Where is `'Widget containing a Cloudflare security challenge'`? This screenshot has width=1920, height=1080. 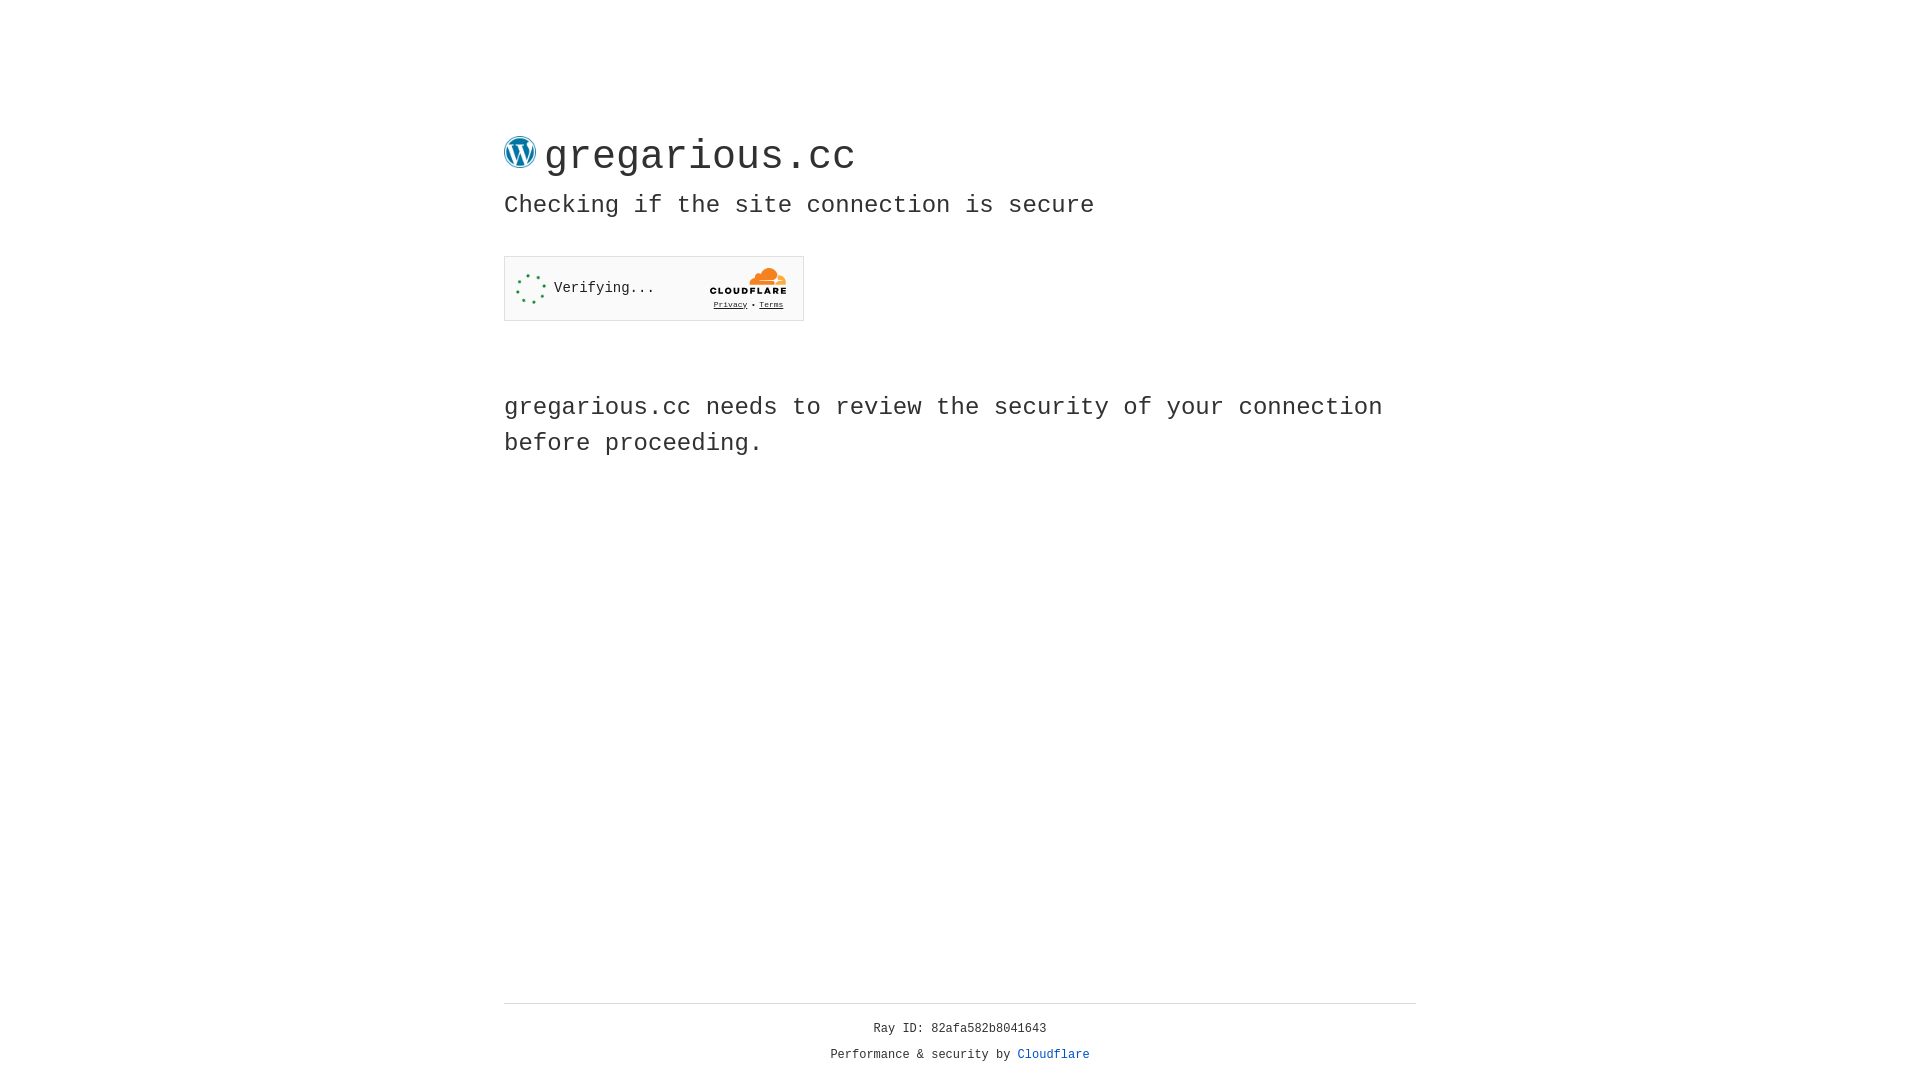
'Widget containing a Cloudflare security challenge' is located at coordinates (653, 288).